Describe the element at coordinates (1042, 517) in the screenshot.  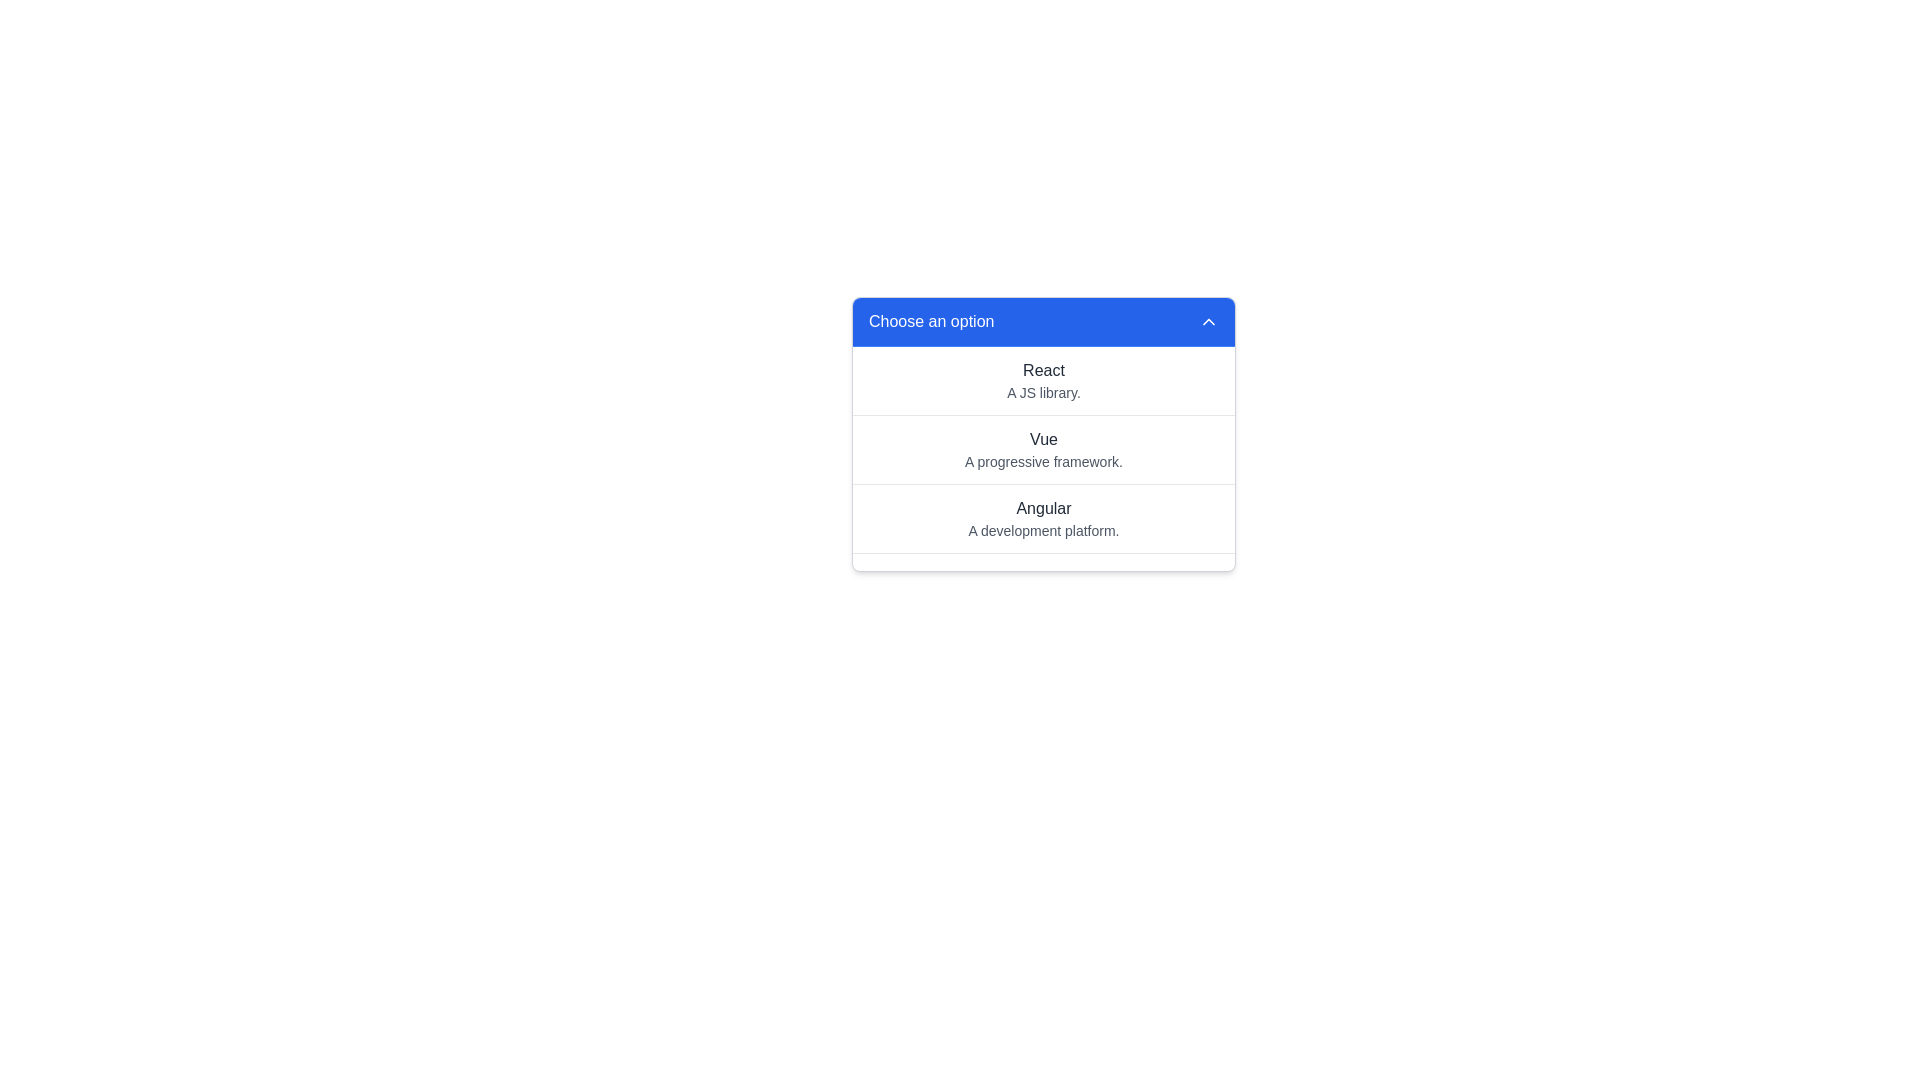
I see `the third selectable list item in the dropdown menu, which contains 'Angular' in bold dark-grey font and 'A development platform.' in light-grey font` at that location.